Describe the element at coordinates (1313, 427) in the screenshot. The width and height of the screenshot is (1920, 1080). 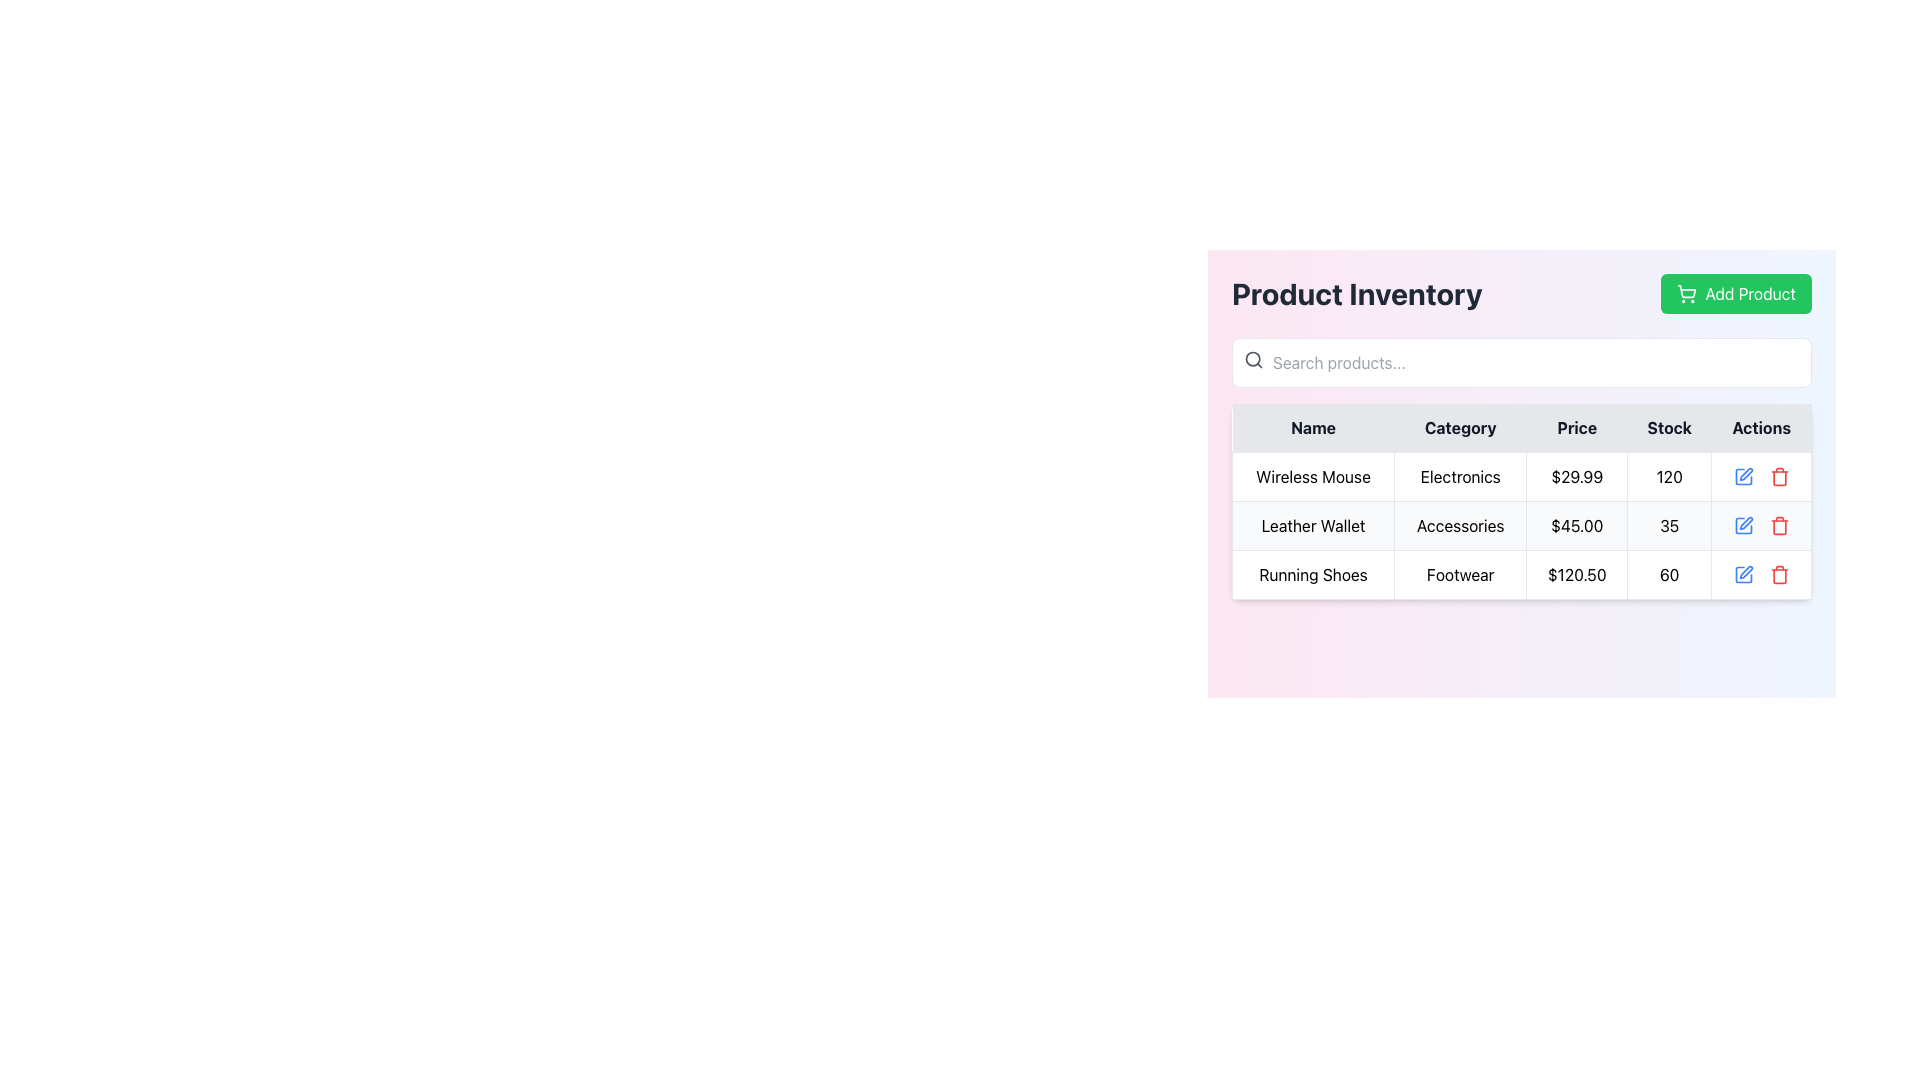
I see `the 'Name' column header in the table located at the top-left corner of the table, which is the first column before 'Category', 'Price', 'Stock', and 'Actions'` at that location.